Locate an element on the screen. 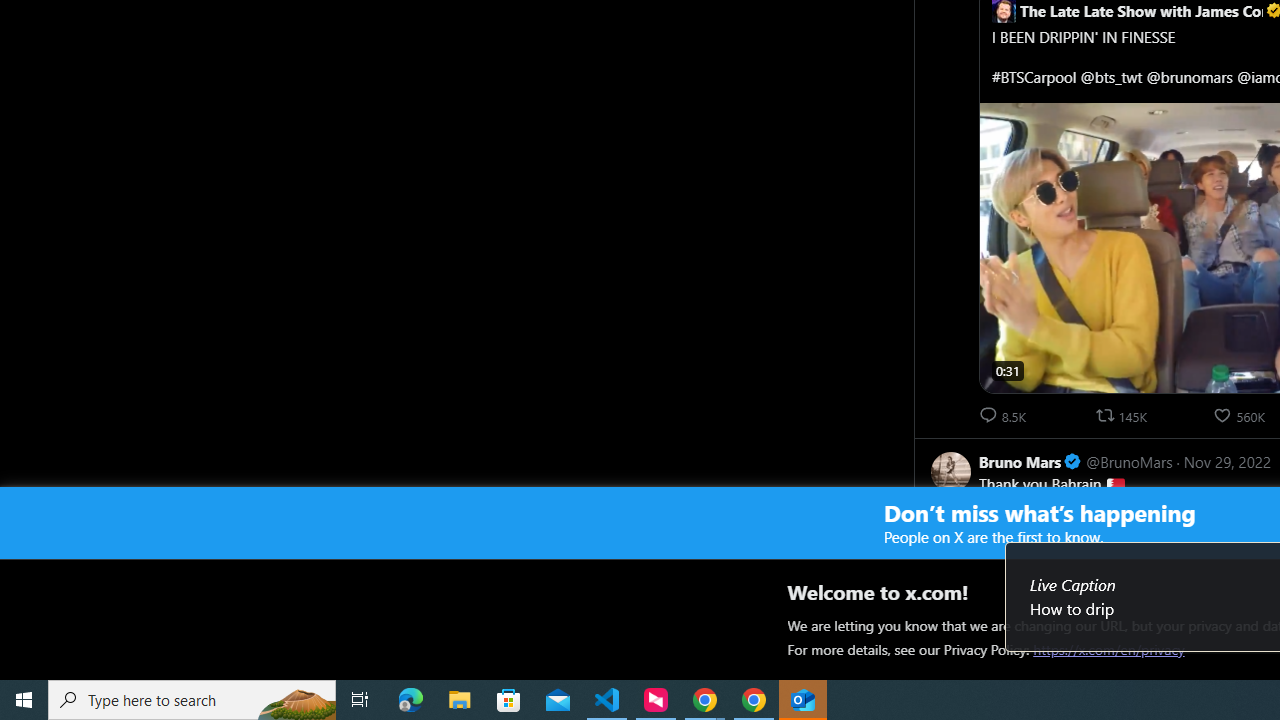 This screenshot has height=720, width=1280. 'https://x.com/en/privacy' is located at coordinates (1108, 649).